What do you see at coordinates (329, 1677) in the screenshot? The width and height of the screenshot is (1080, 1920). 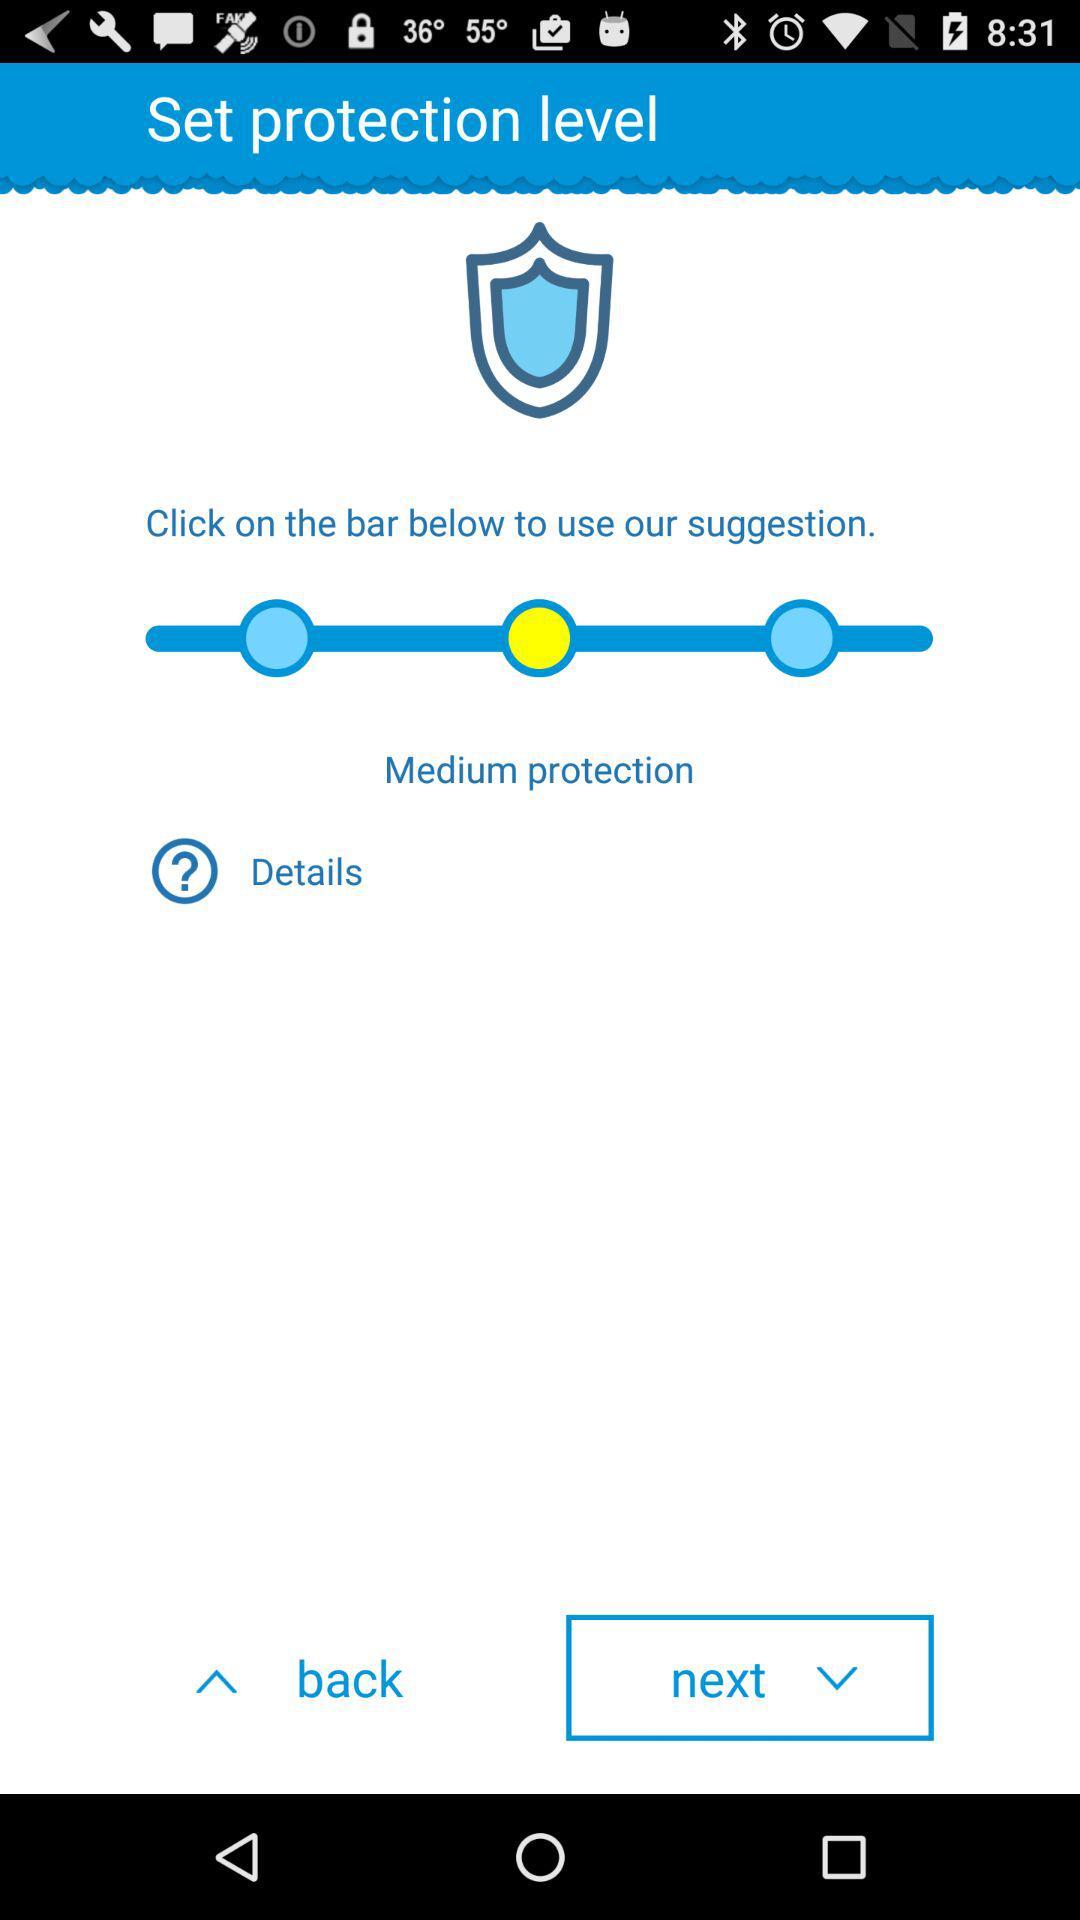 I see `icon next to the next` at bounding box center [329, 1677].